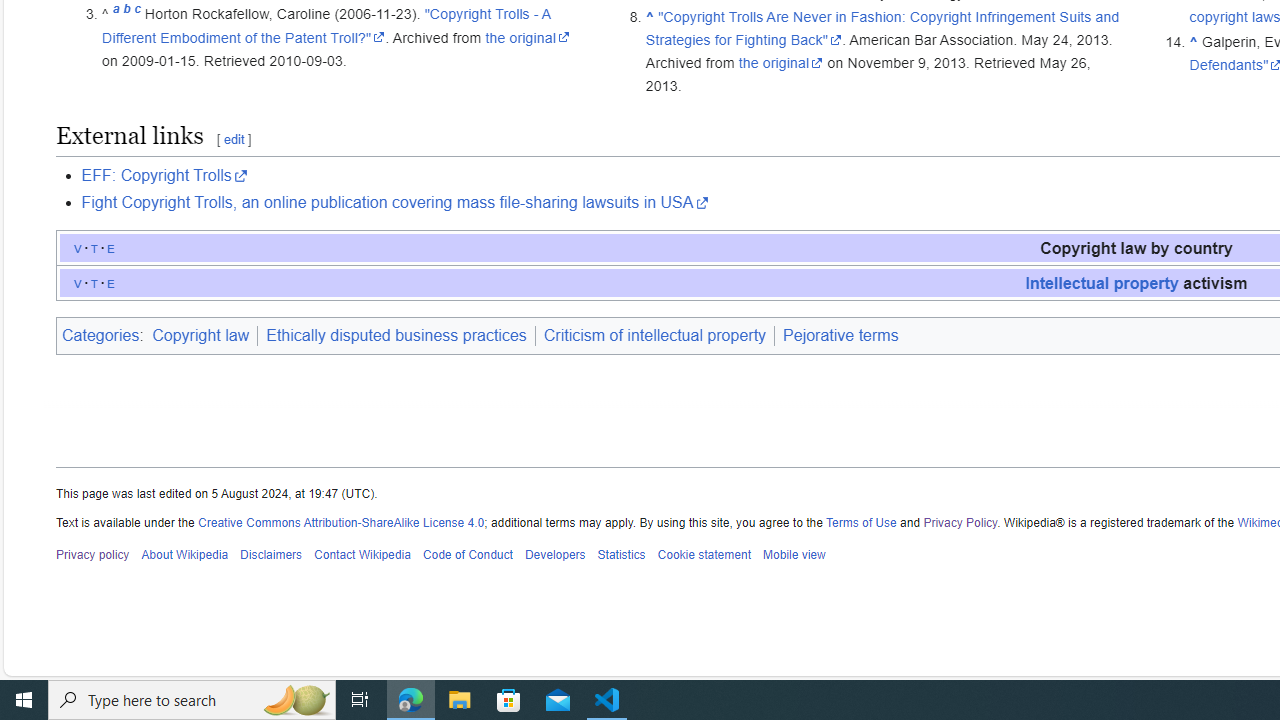 This screenshot has width=1280, height=720. Describe the element at coordinates (233, 139) in the screenshot. I see `'edit'` at that location.